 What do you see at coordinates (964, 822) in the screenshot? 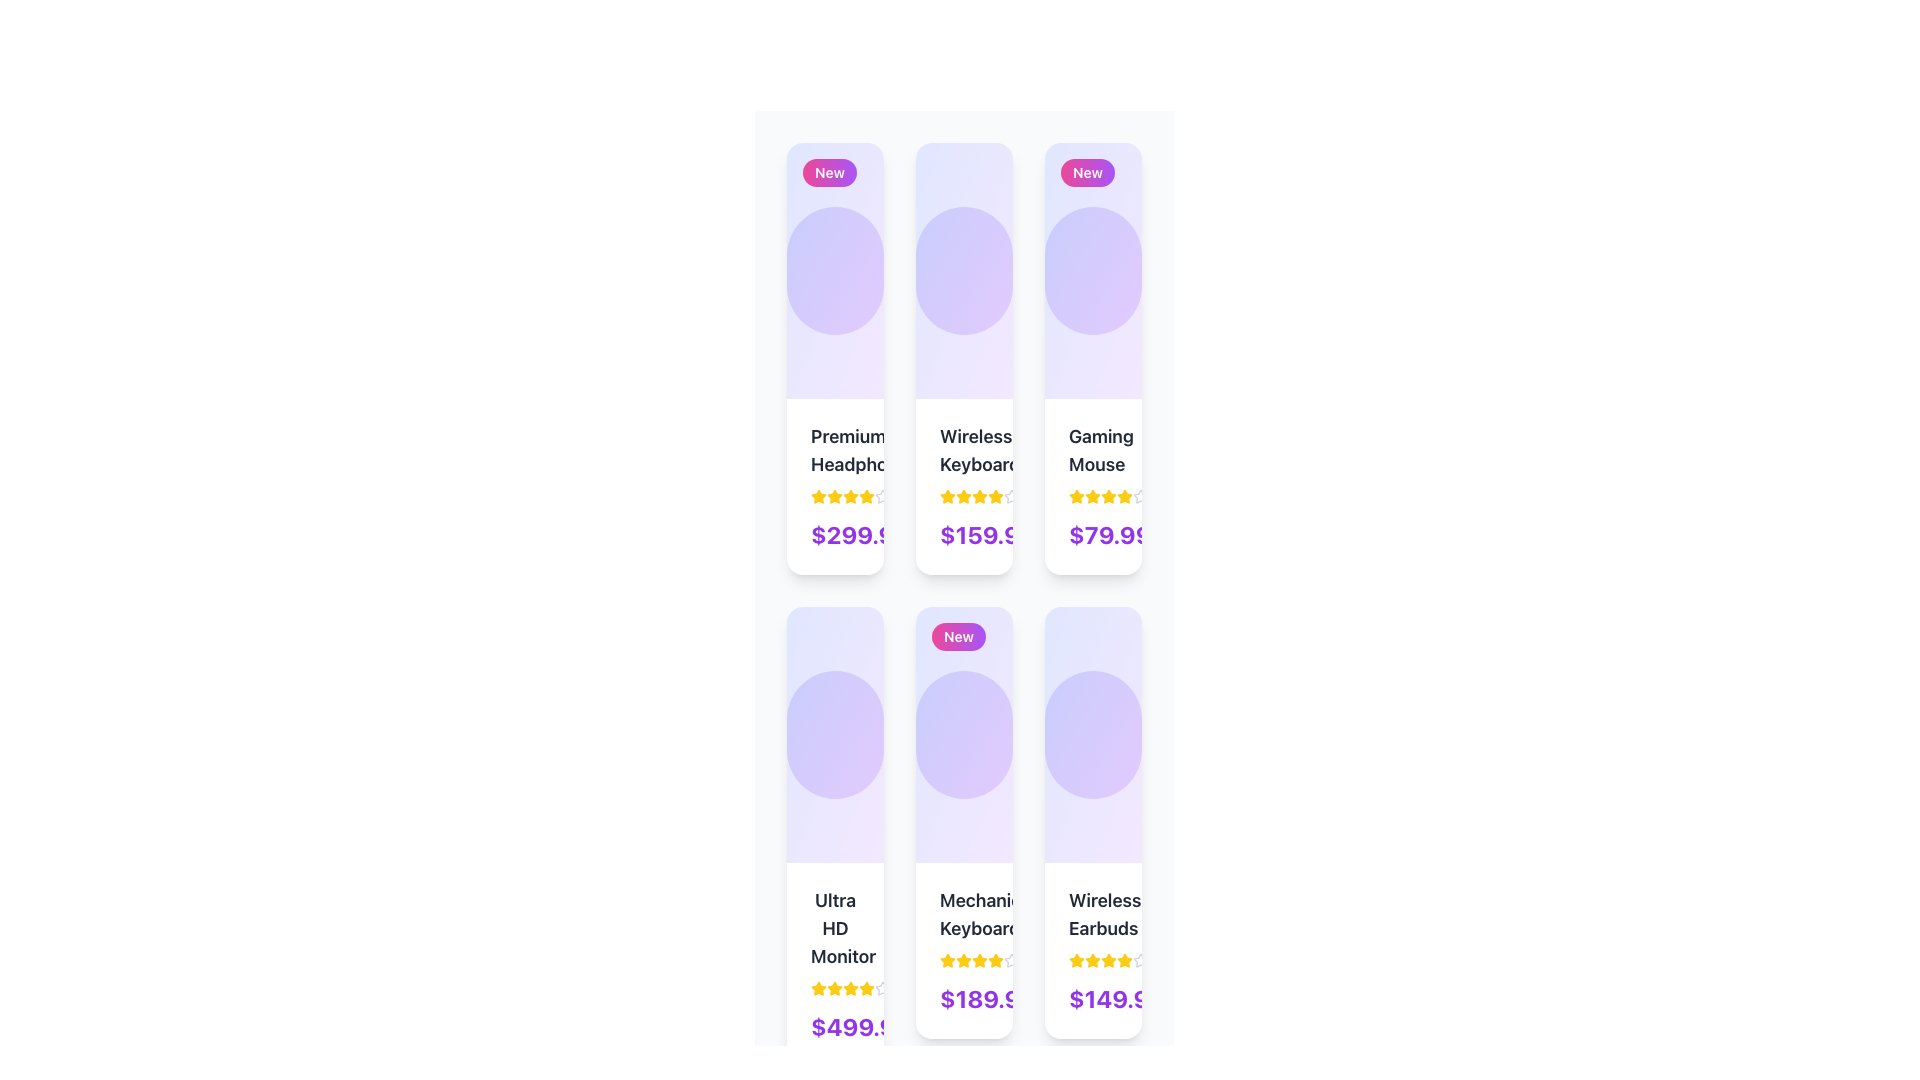
I see `the fourth product card in the grid` at bounding box center [964, 822].